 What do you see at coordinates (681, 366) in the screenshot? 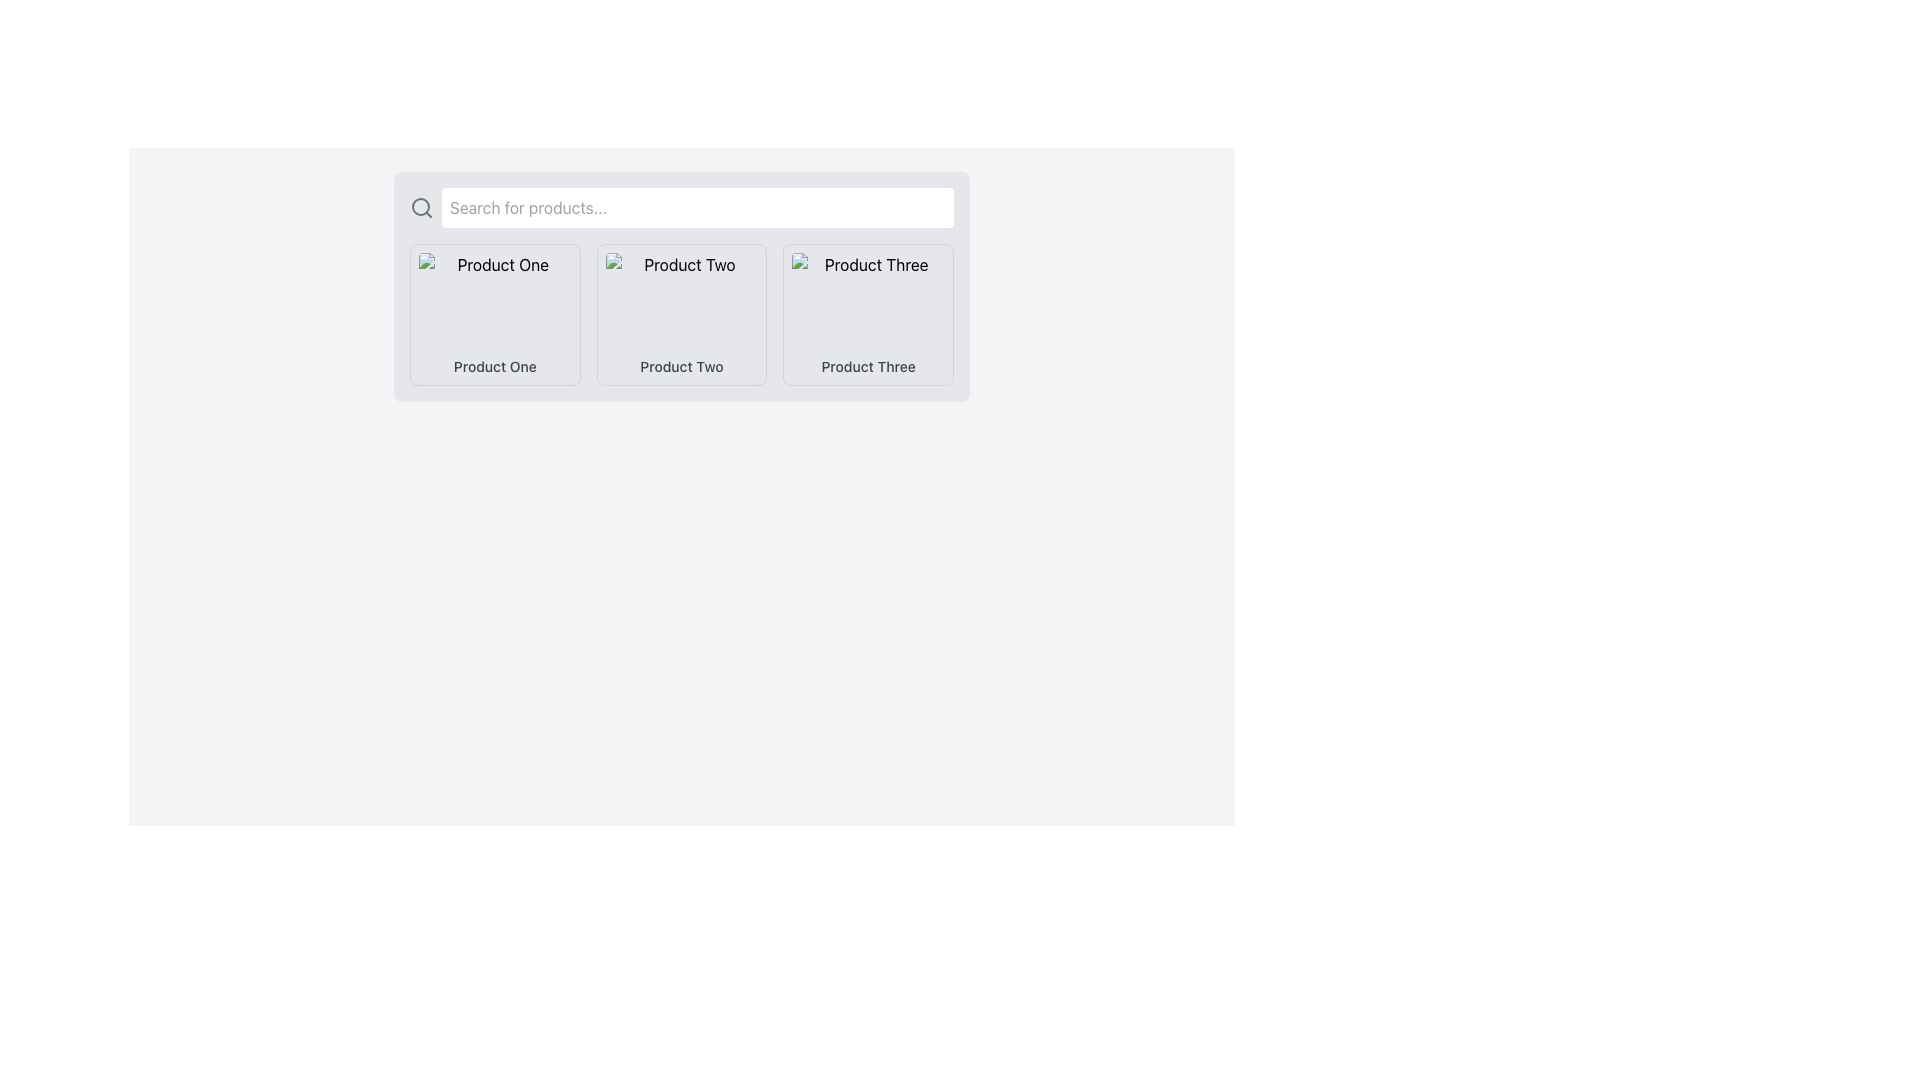
I see `the text label 'Product Two'` at bounding box center [681, 366].